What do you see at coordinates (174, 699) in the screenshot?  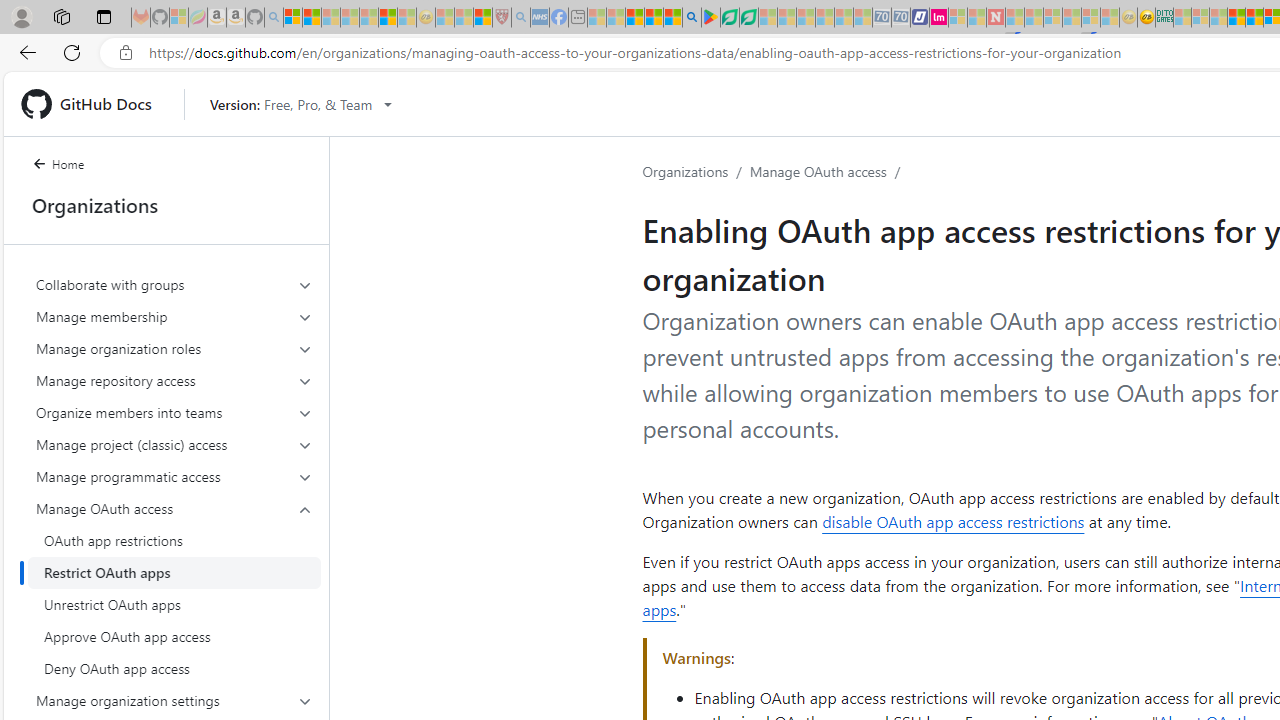 I see `'Manage organization settings'` at bounding box center [174, 699].